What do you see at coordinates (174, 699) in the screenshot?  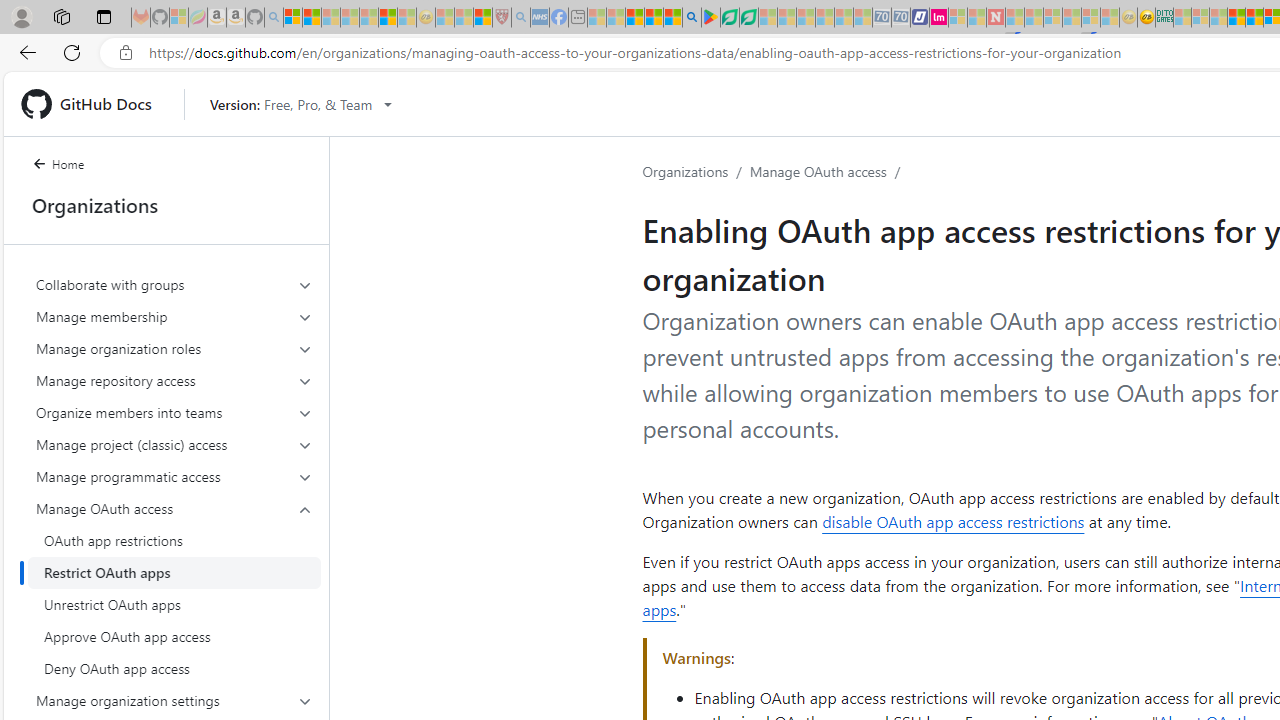 I see `'Manage organization settings'` at bounding box center [174, 699].